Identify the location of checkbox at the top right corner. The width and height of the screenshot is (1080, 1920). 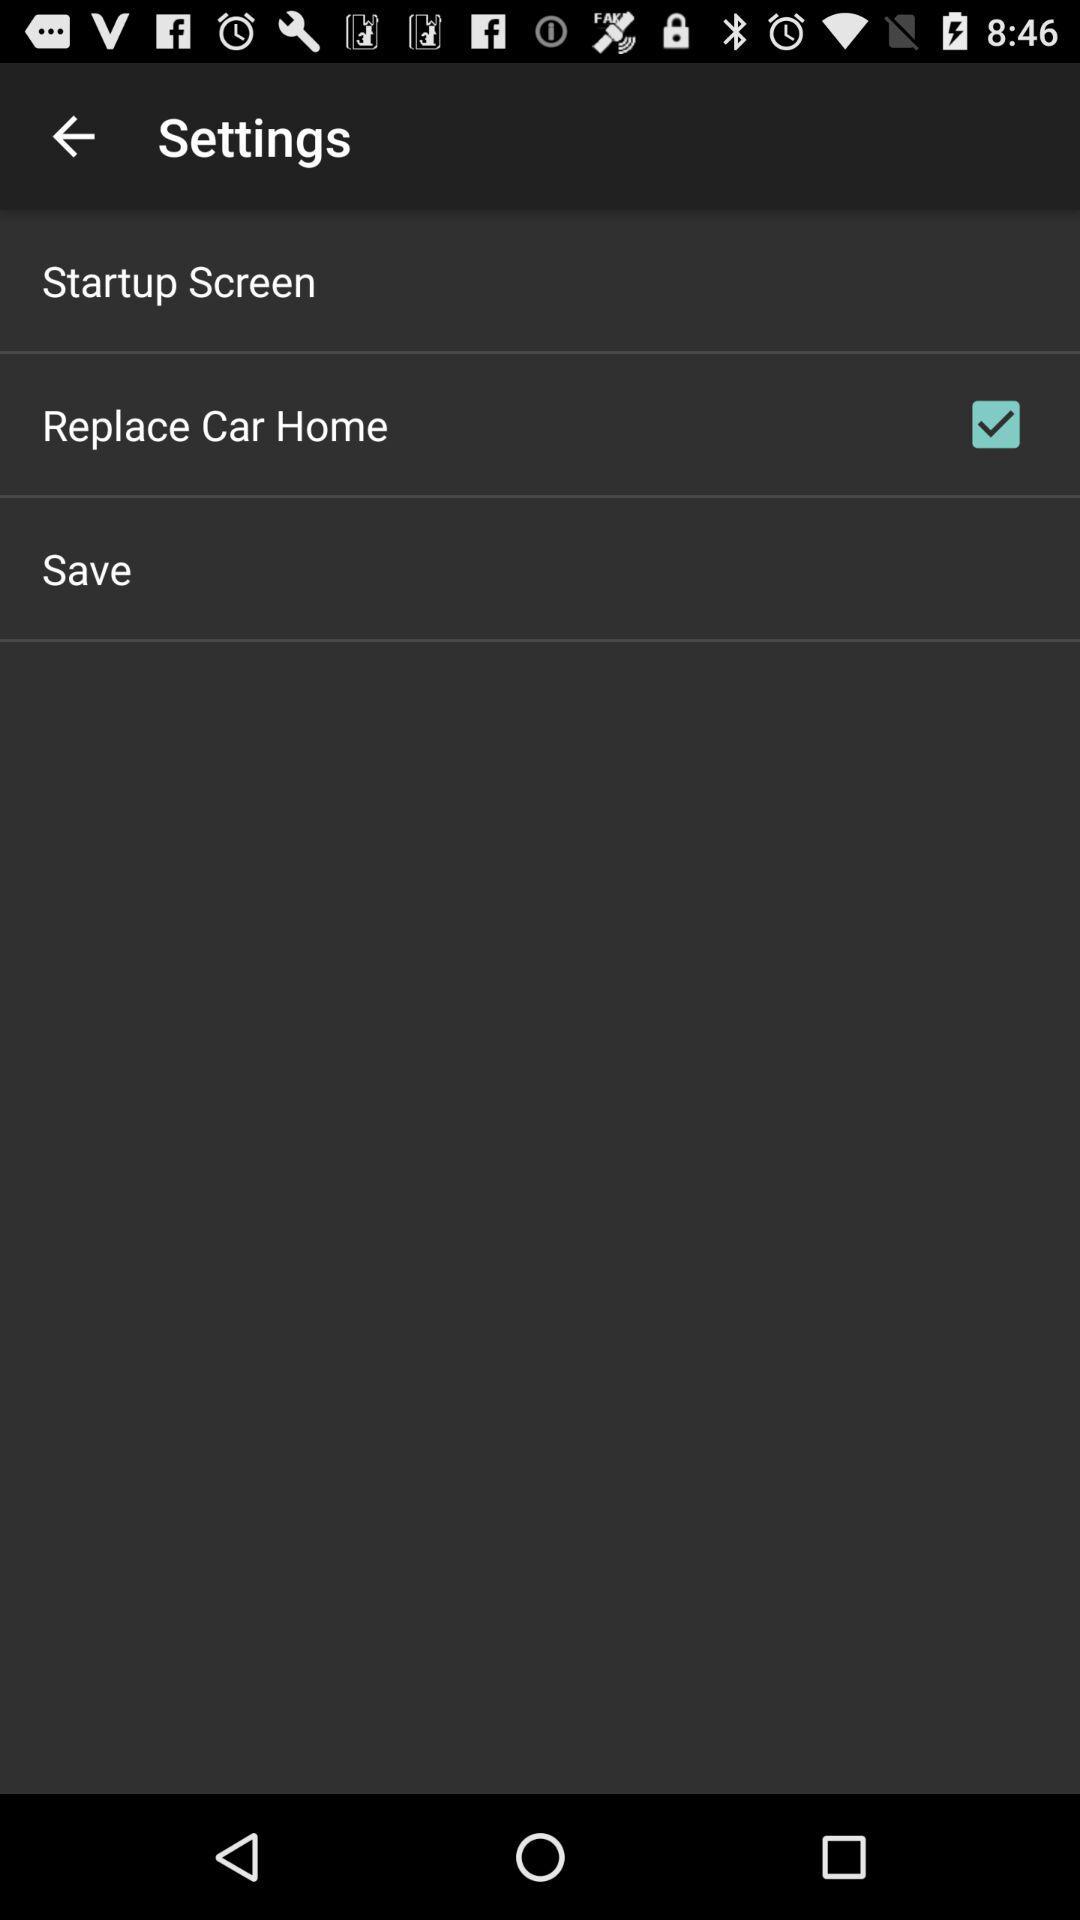
(995, 423).